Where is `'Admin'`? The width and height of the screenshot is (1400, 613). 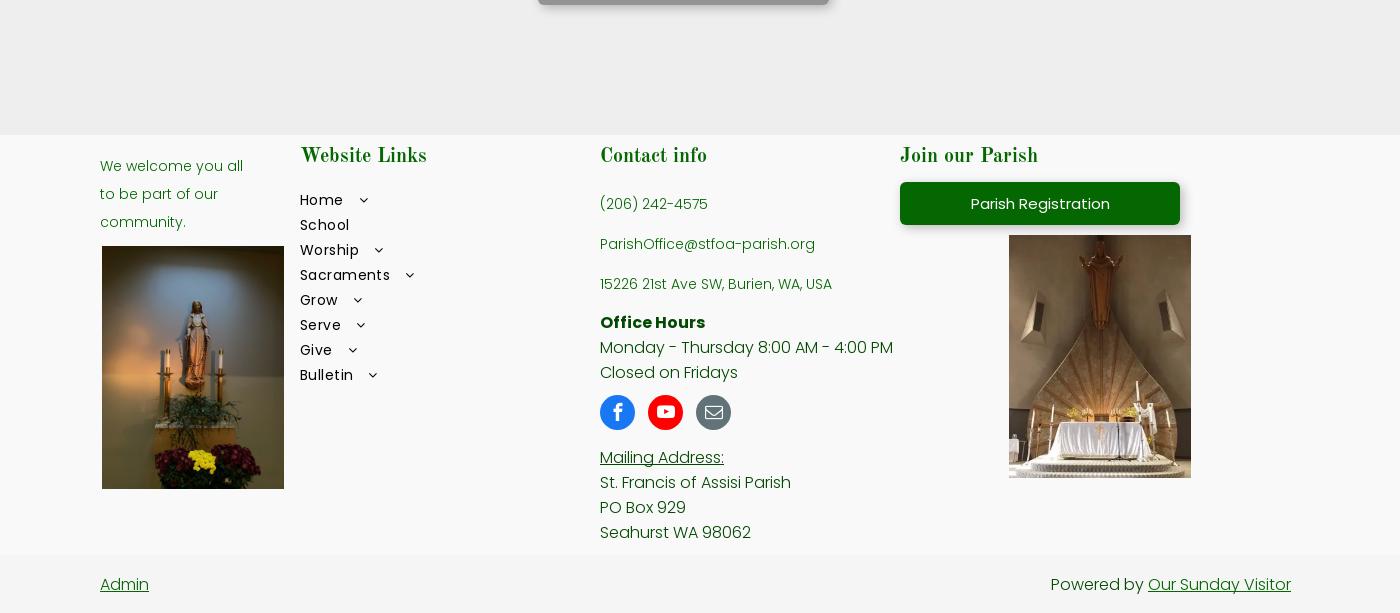
'Admin' is located at coordinates (123, 582).